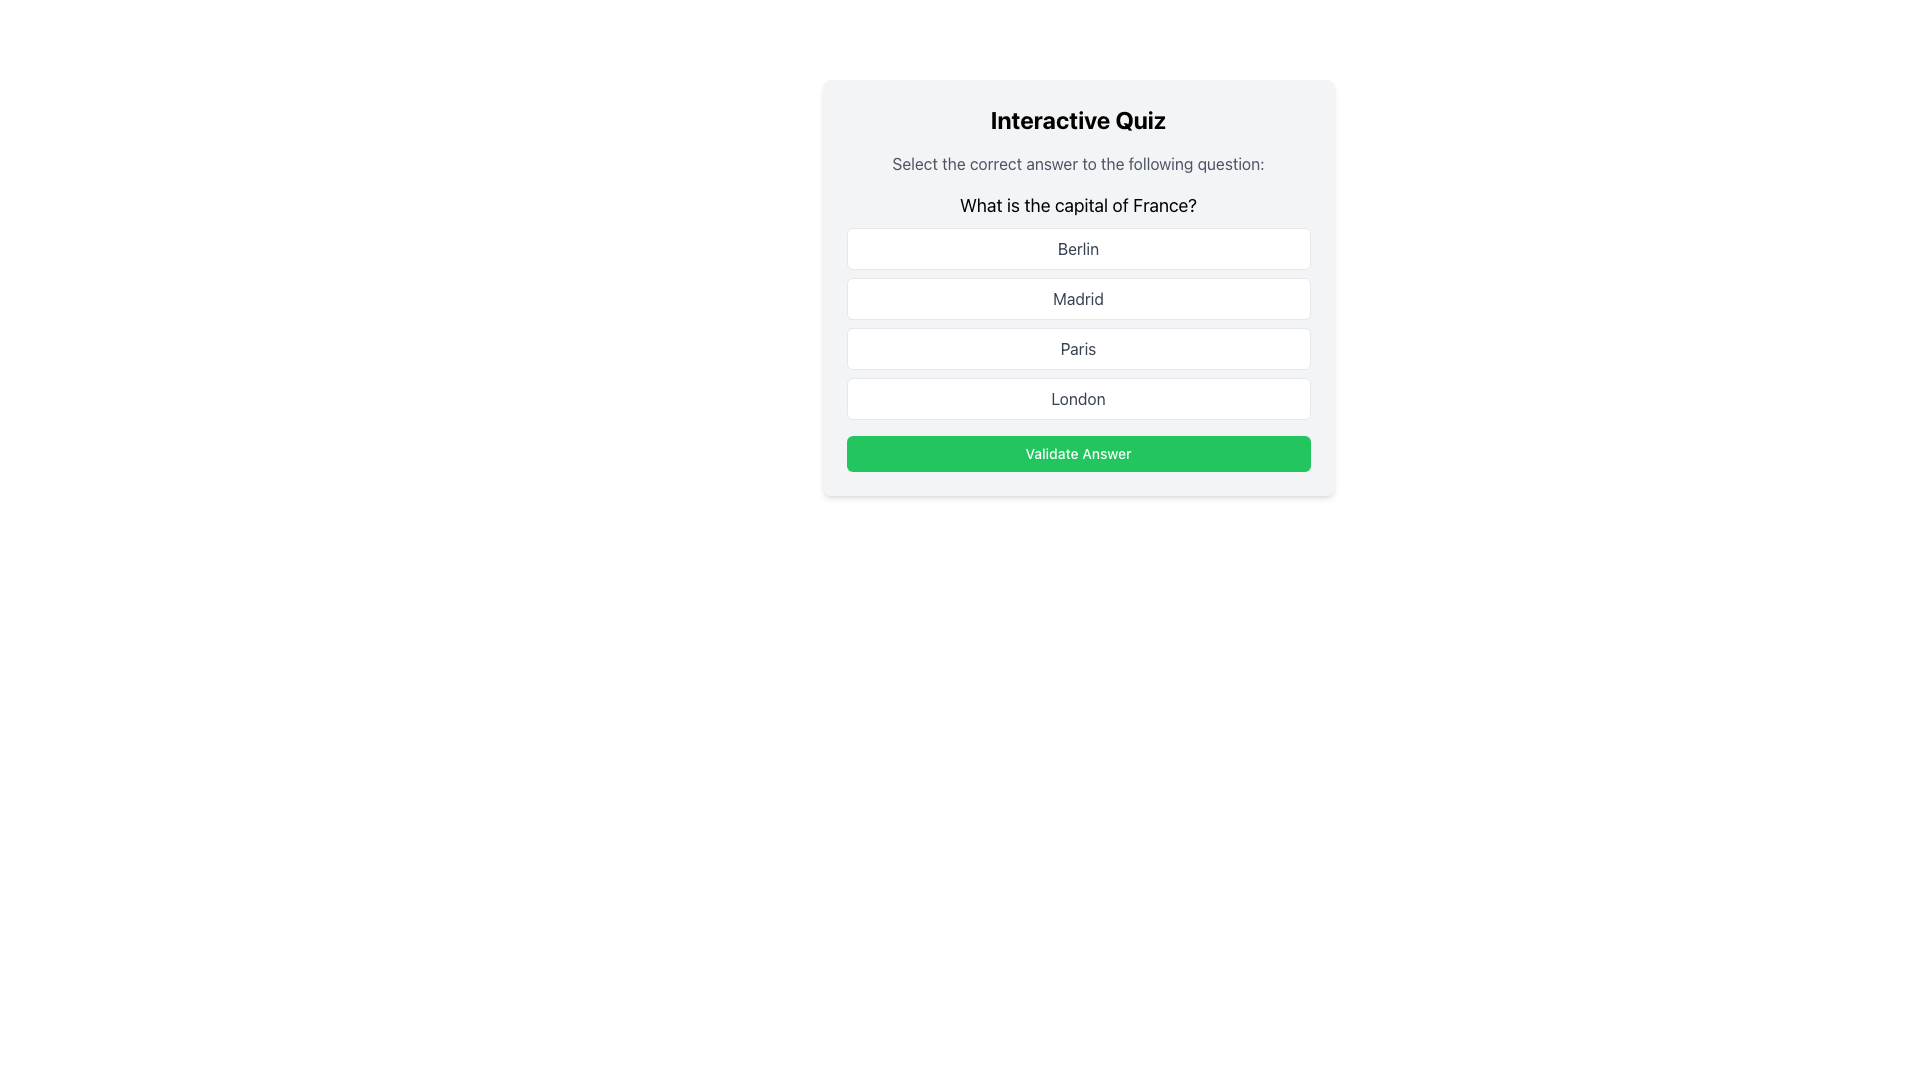  What do you see at coordinates (1077, 454) in the screenshot?
I see `the green button labeled 'Validate Answer' located at the bottom of the interactive quiz section` at bounding box center [1077, 454].